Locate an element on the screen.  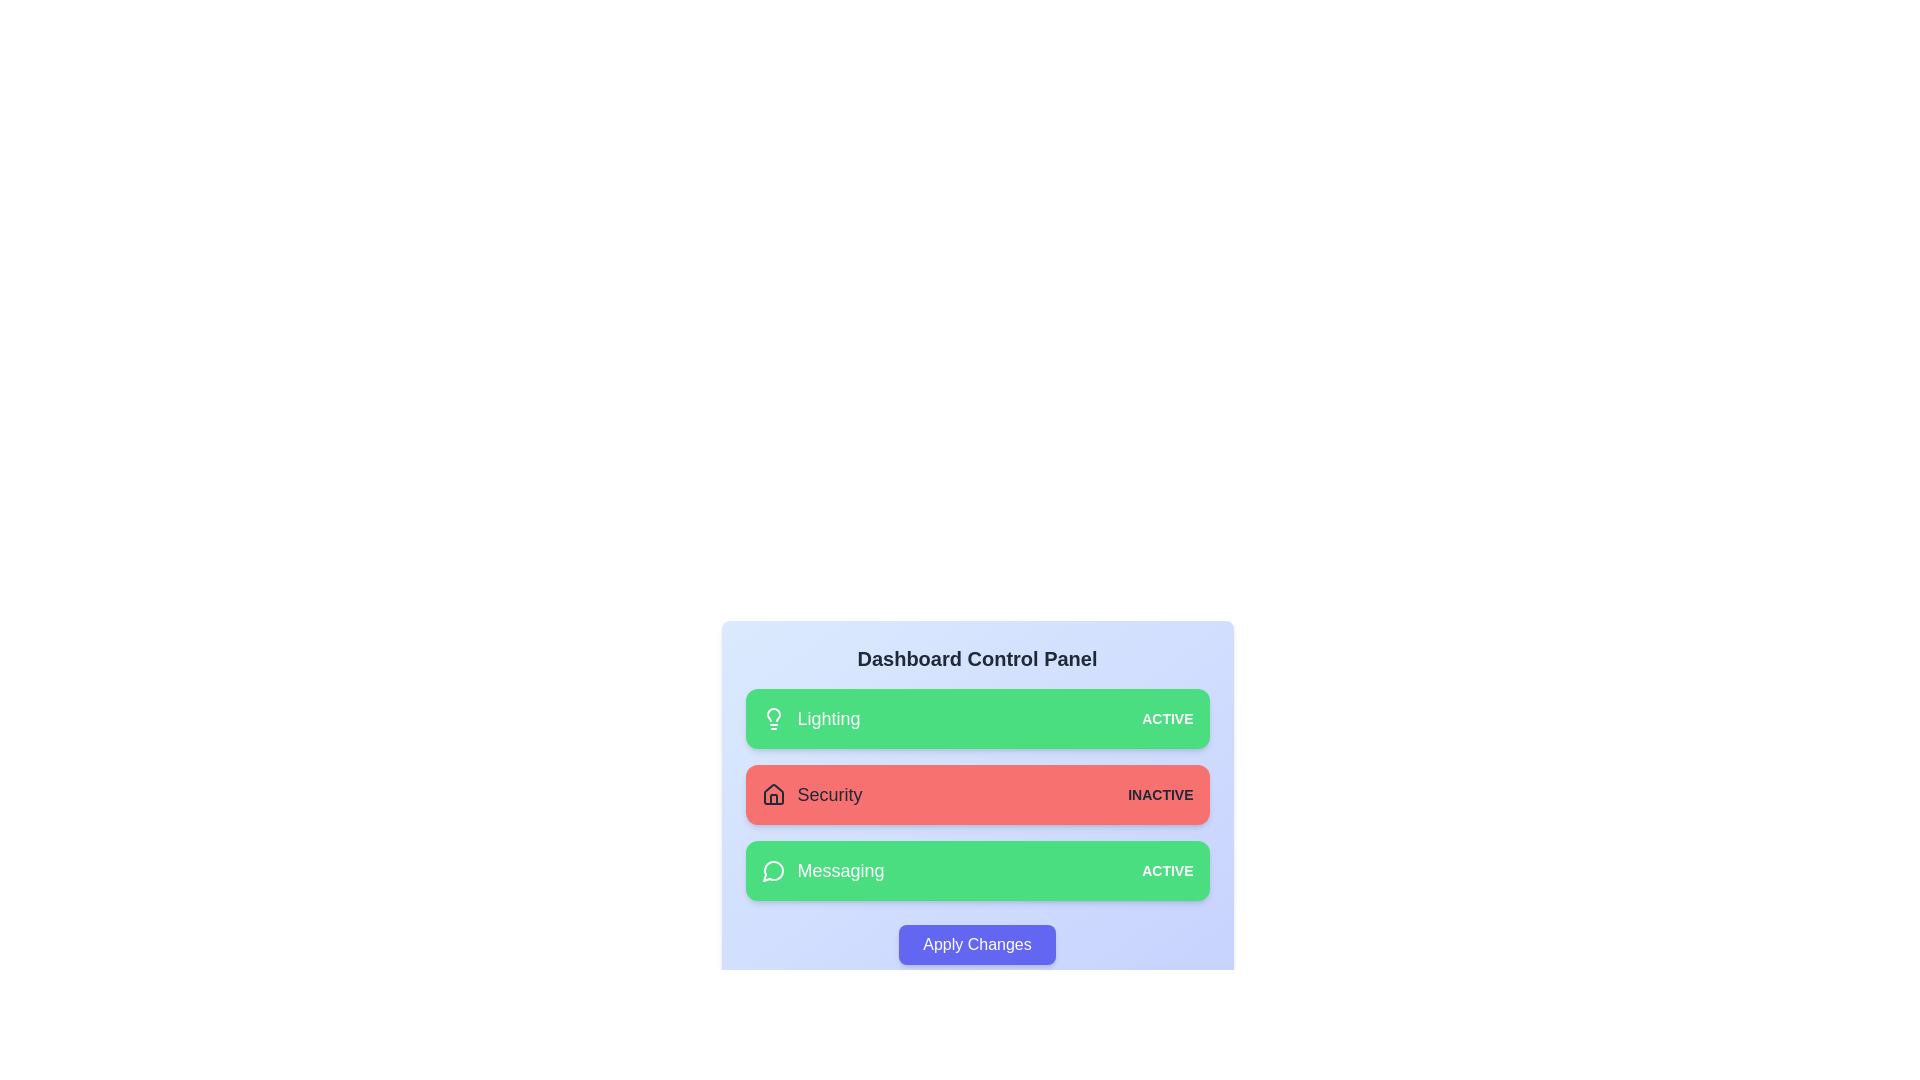
the card corresponding to Messaging to toggle its state is located at coordinates (977, 870).